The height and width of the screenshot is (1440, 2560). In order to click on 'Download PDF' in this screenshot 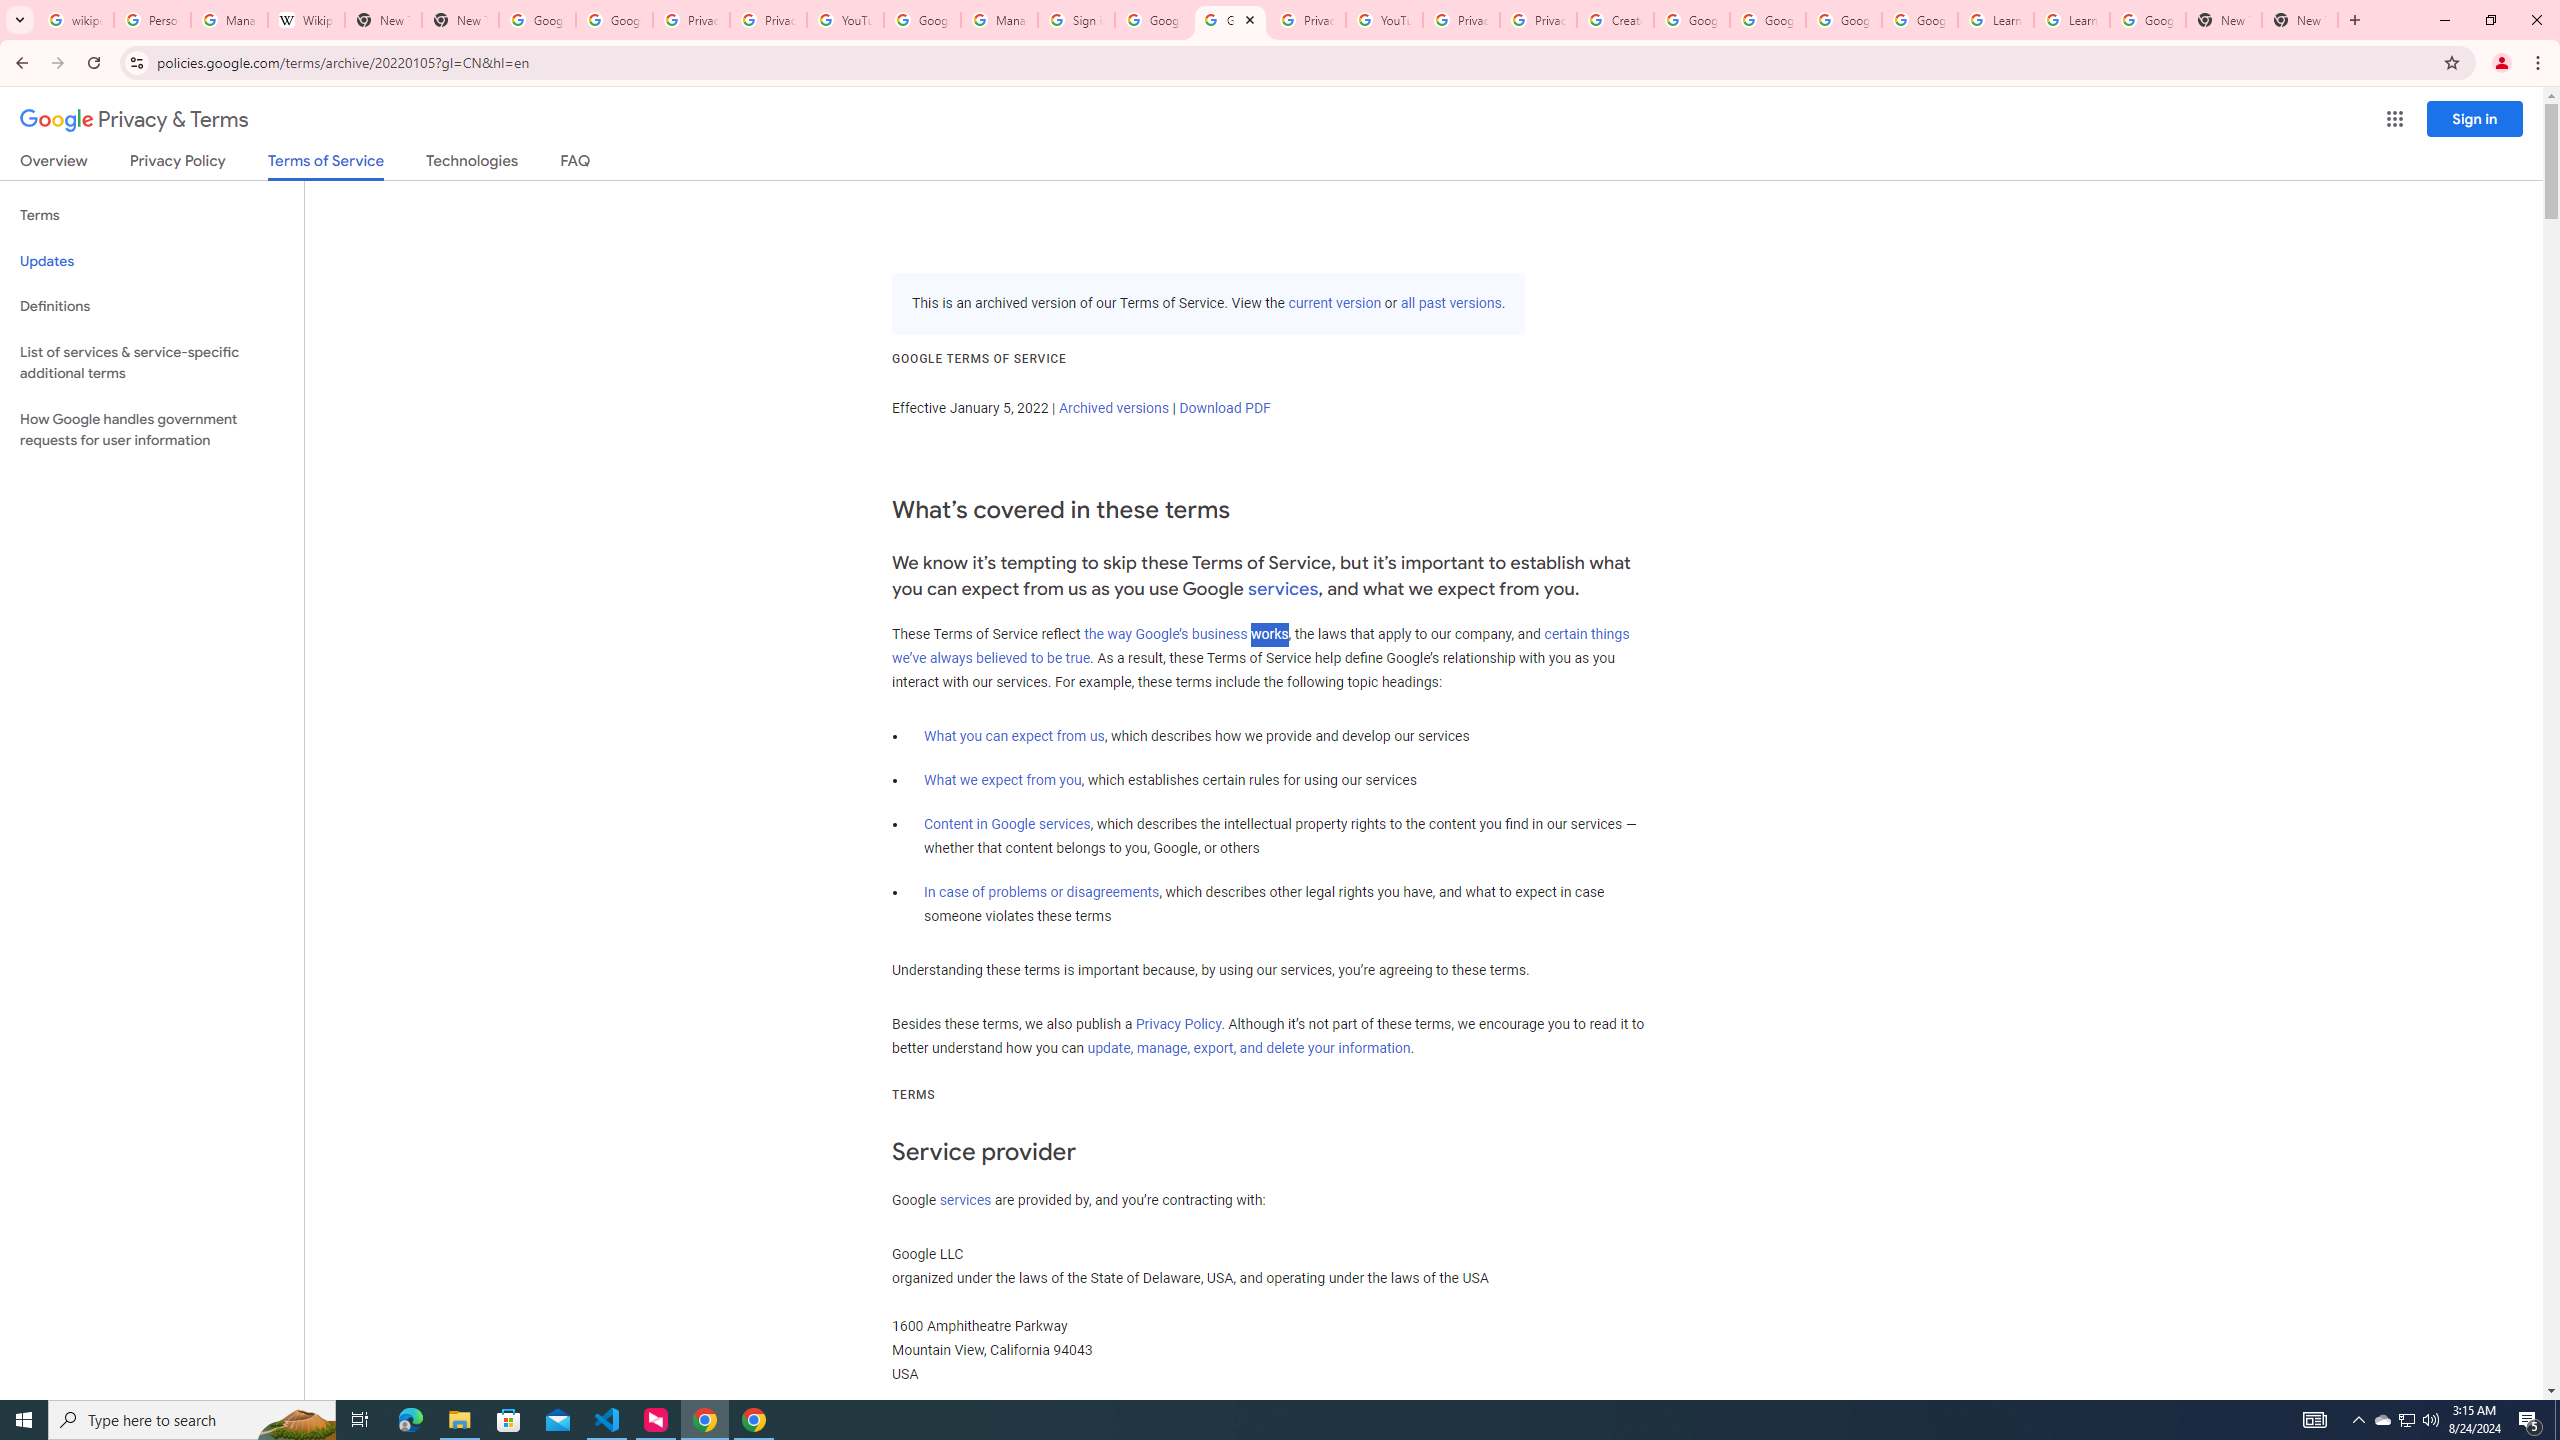, I will do `click(1223, 407)`.